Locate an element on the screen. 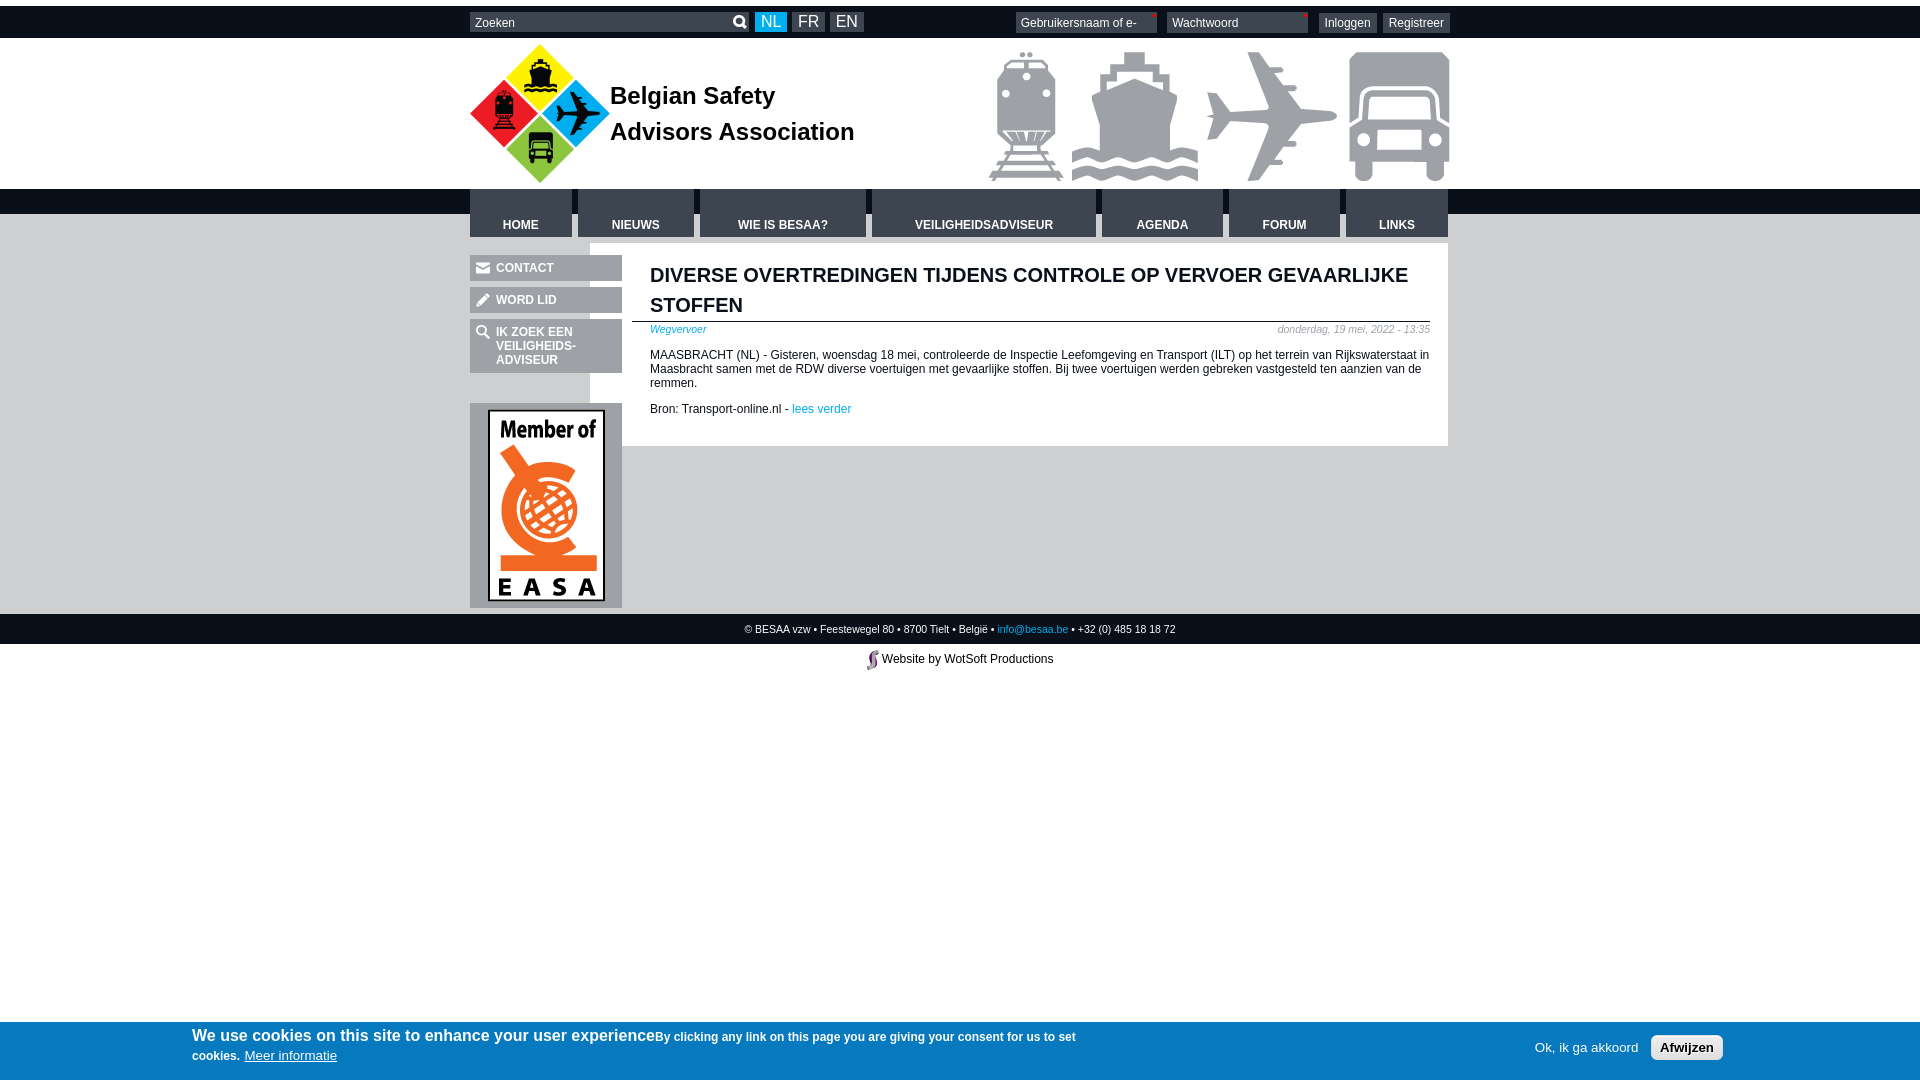 The width and height of the screenshot is (1920, 1080). 'FR' is located at coordinates (808, 22).